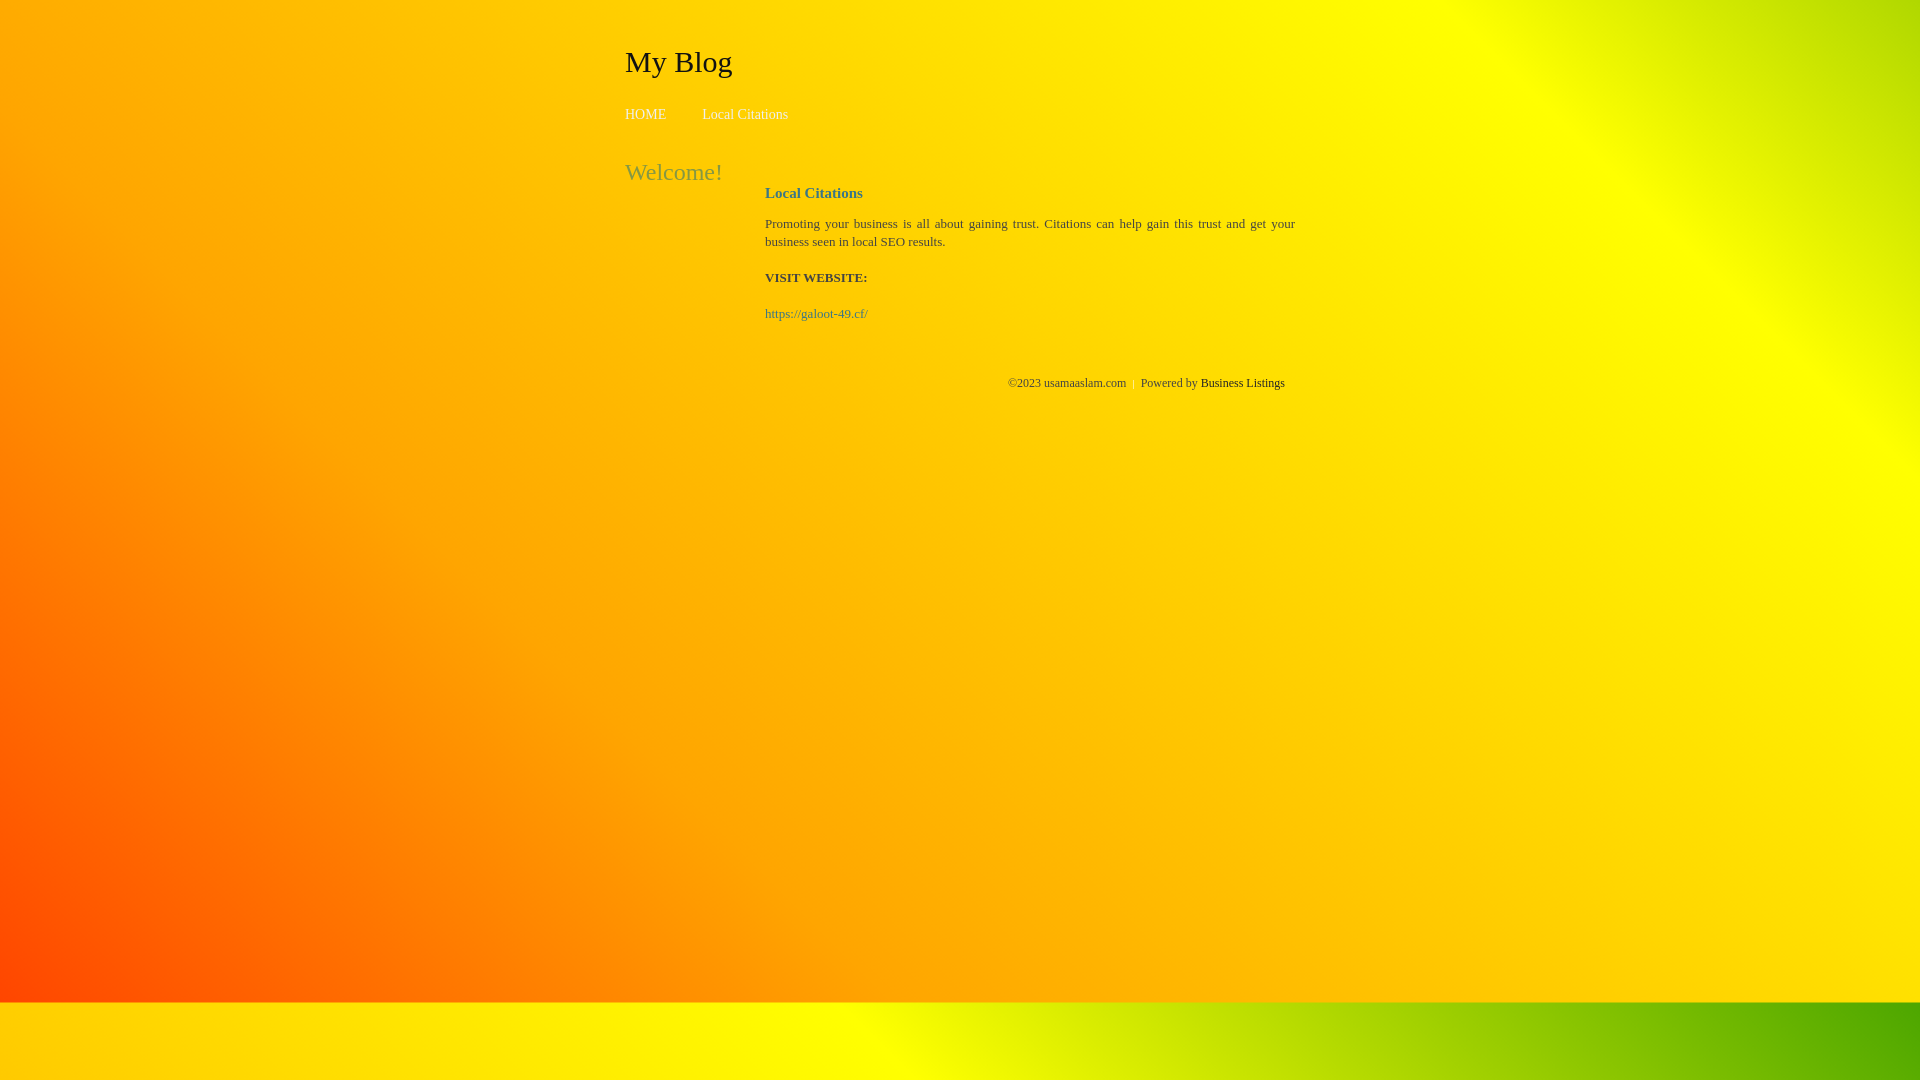  What do you see at coordinates (678, 60) in the screenshot?
I see `'My Blog'` at bounding box center [678, 60].